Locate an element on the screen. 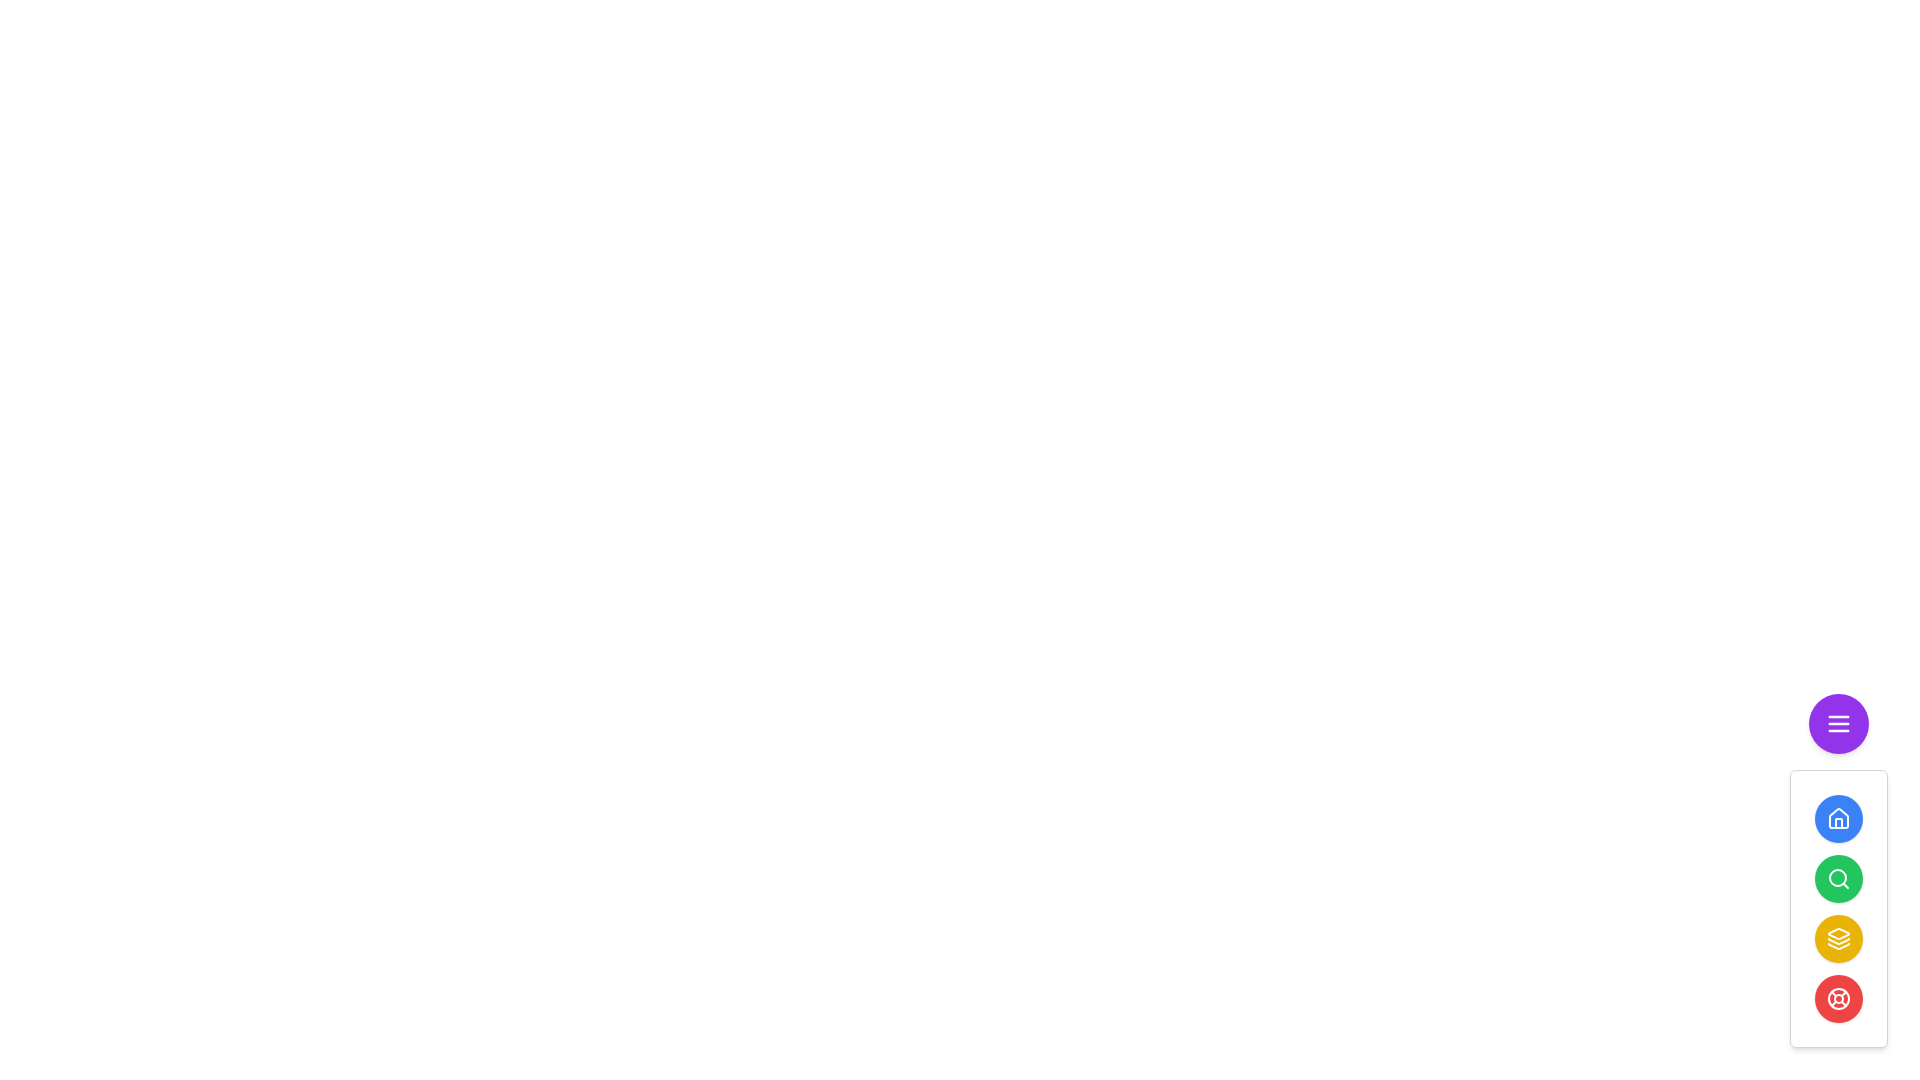 The image size is (1920, 1080). the Iconographic vector graphic representing layers or strata, located in the middle of three similar icons within a vertical stack on the right side of the interface is located at coordinates (1838, 941).